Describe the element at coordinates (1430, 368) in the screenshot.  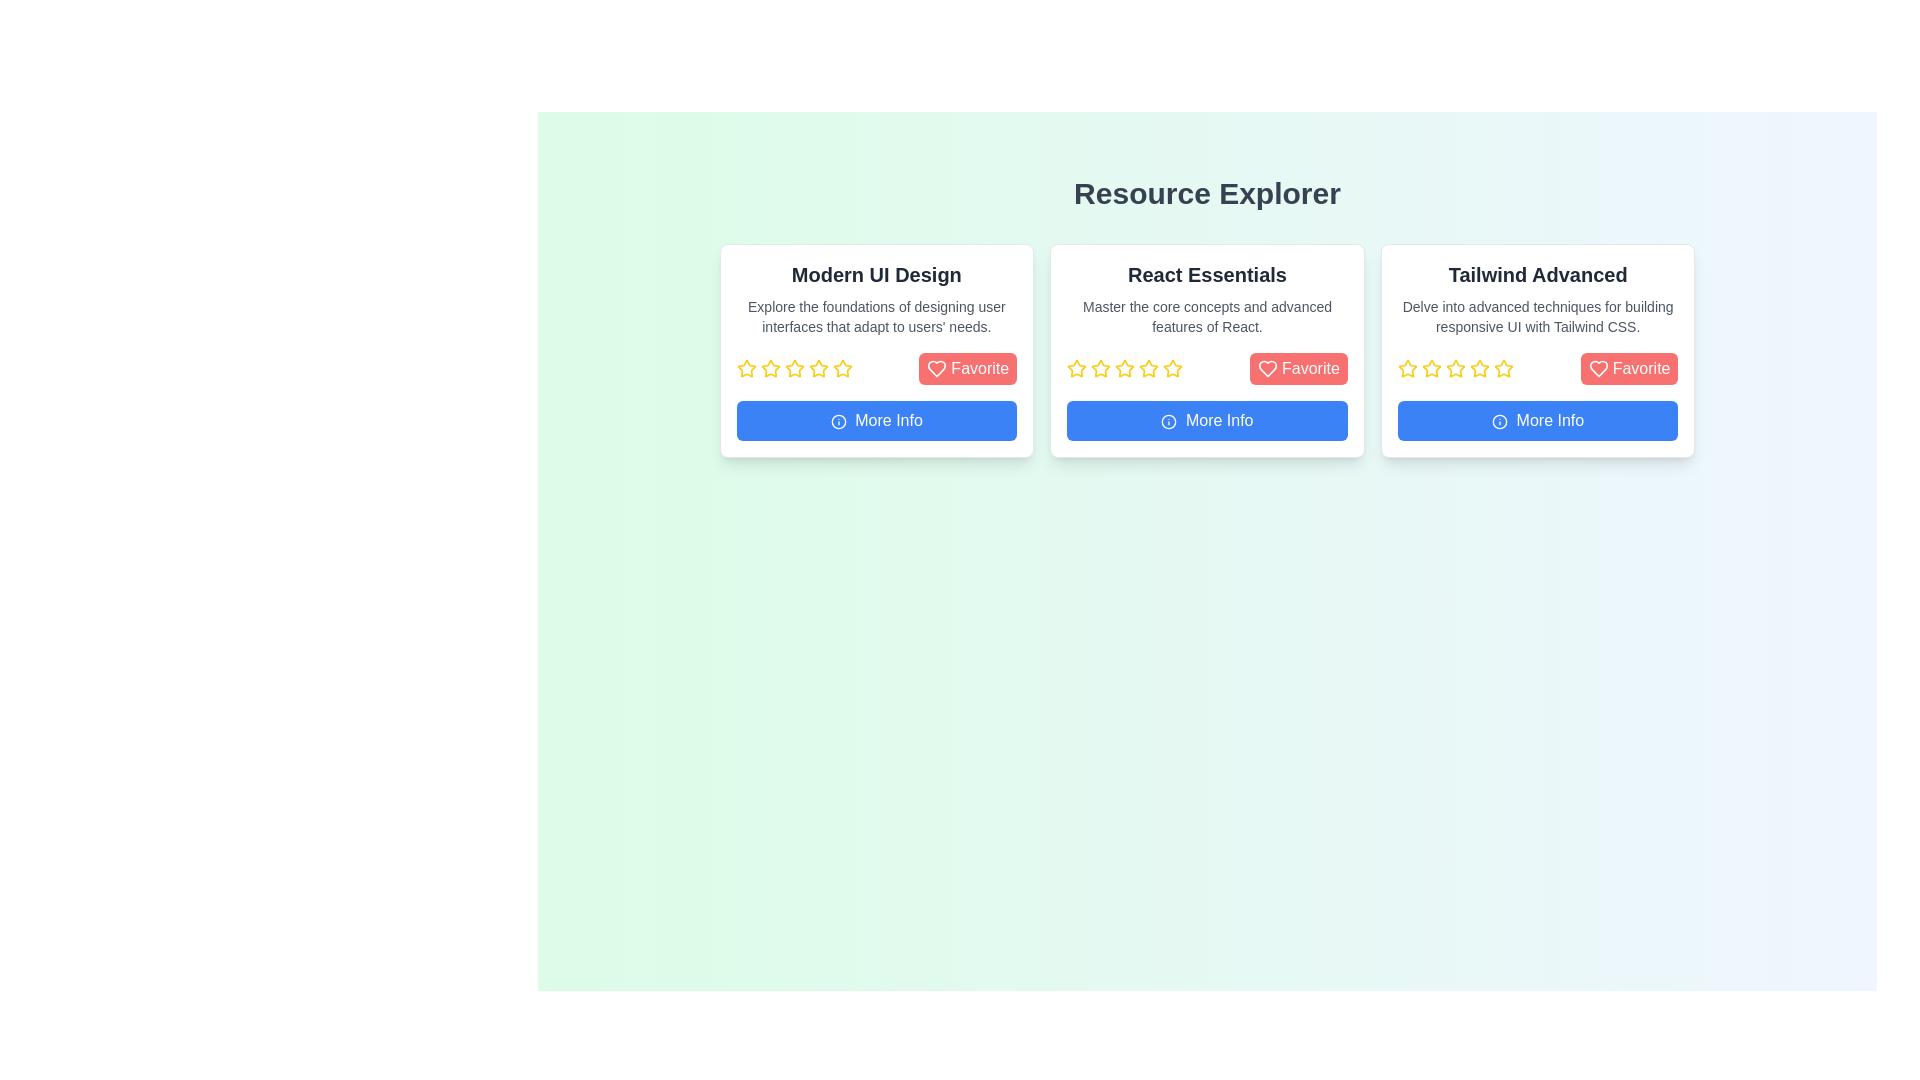
I see `the second star icon in the rating section of the 'Tailwind Advanced' card` at that location.